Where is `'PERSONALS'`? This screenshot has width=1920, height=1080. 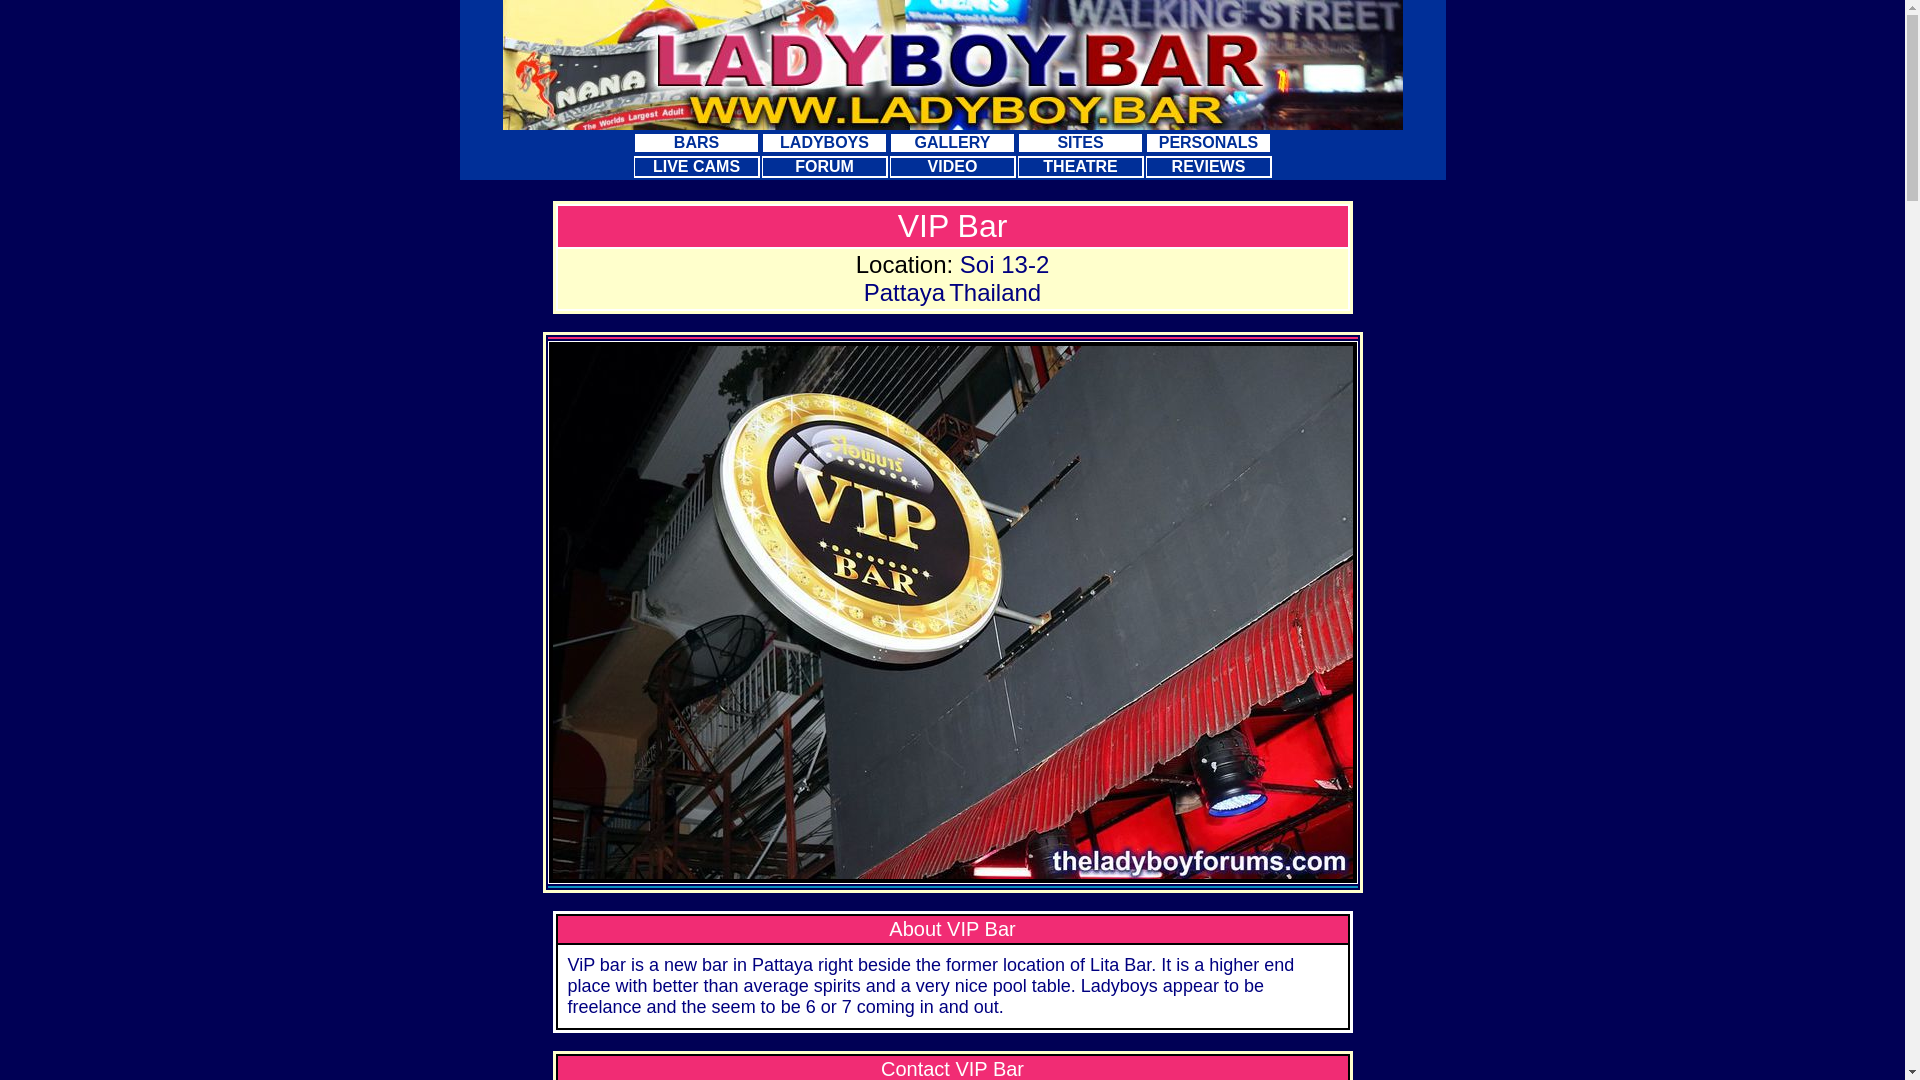 'PERSONALS' is located at coordinates (1146, 141).